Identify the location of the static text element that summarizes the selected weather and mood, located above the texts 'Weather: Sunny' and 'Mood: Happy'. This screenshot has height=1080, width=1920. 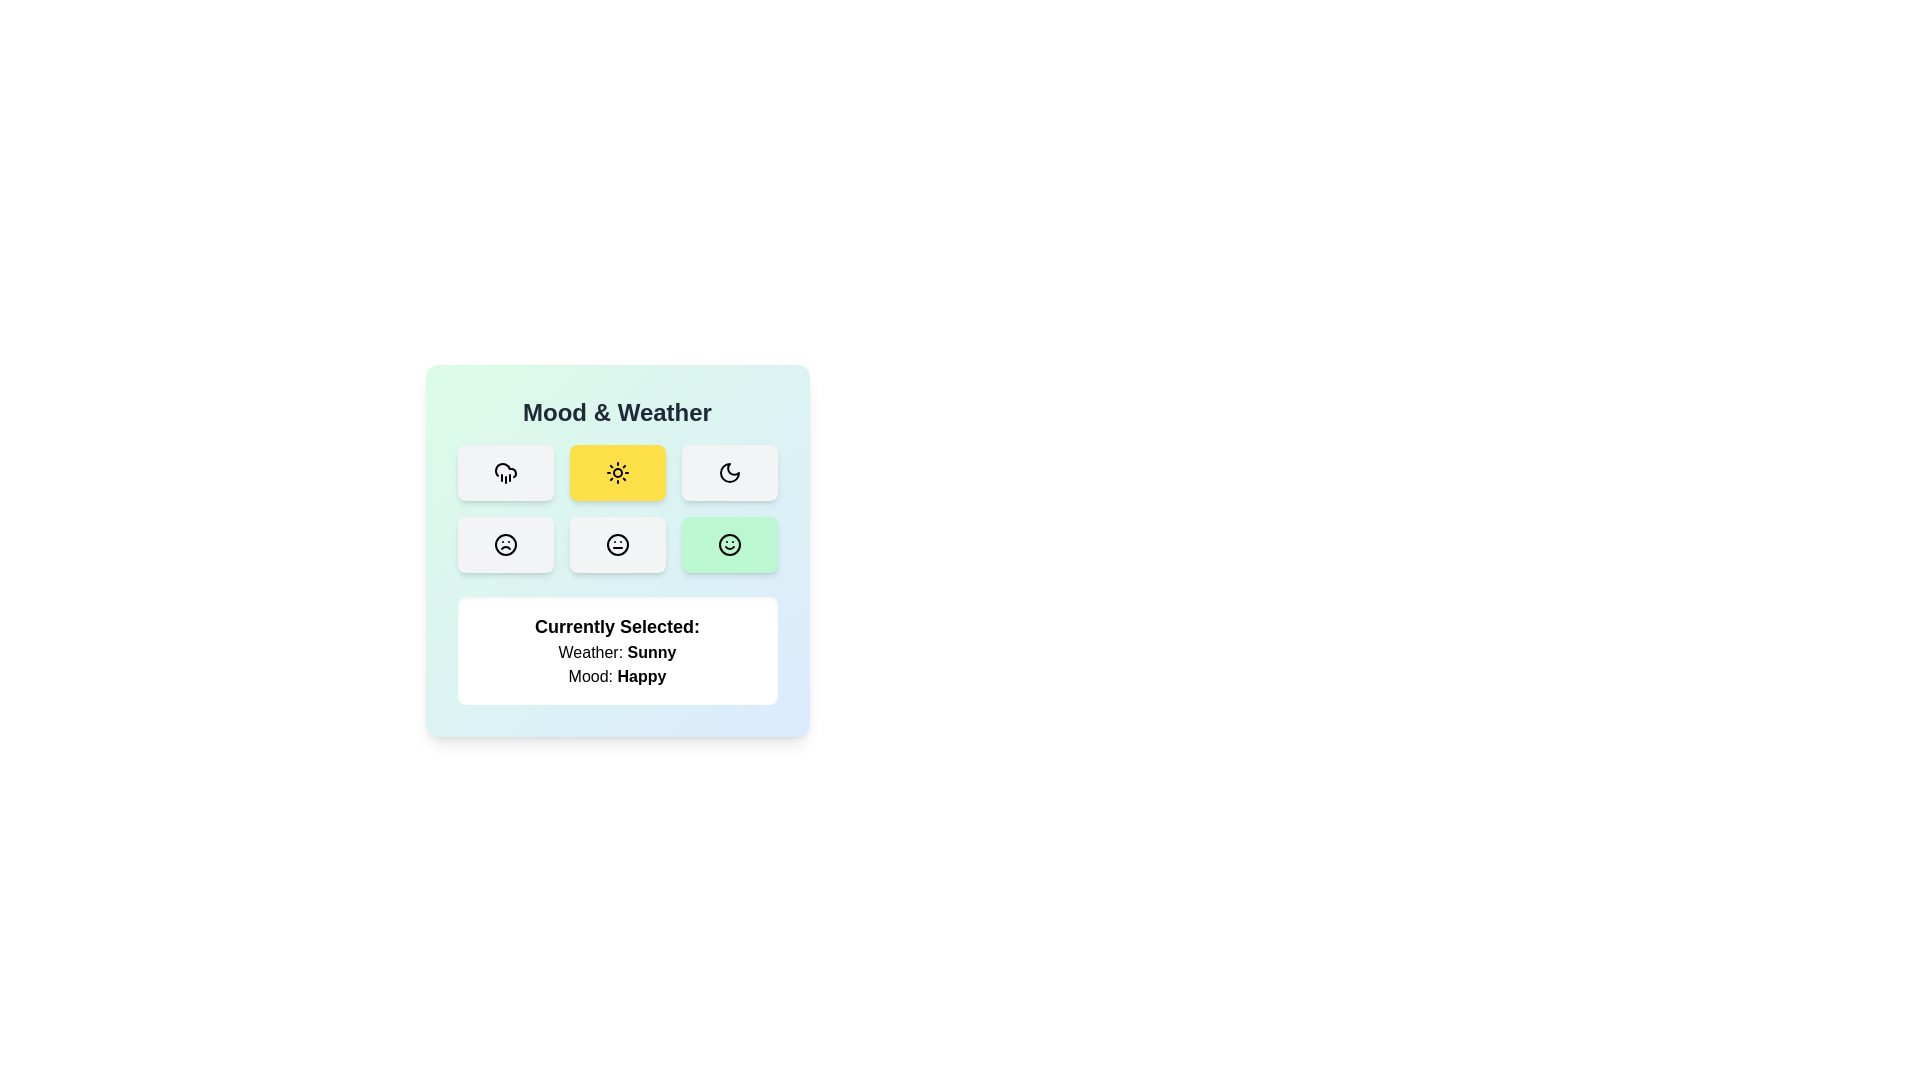
(616, 626).